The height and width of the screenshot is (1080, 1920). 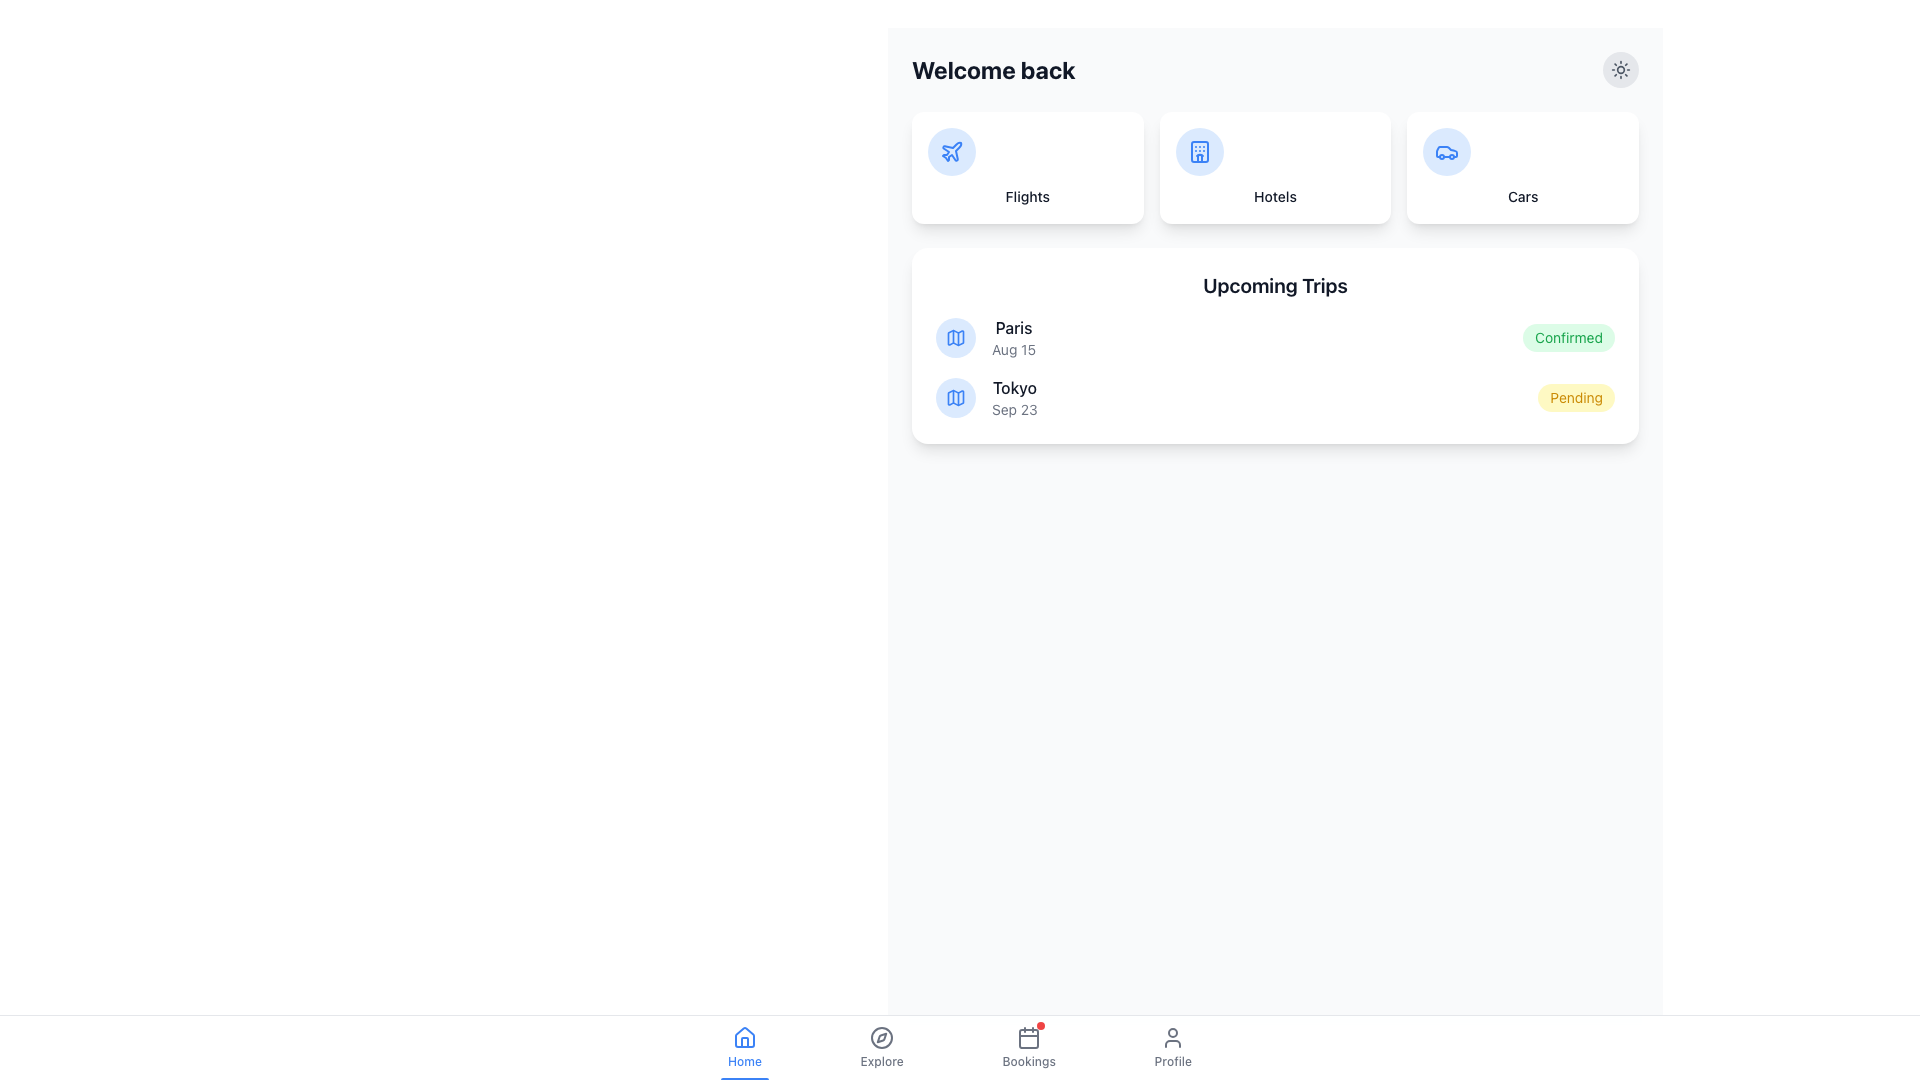 What do you see at coordinates (1447, 150) in the screenshot?
I see `the car icon button, which is styled in blue and located in the upper-right section of the 'Welcome back' panel, within the 'Cars' card` at bounding box center [1447, 150].